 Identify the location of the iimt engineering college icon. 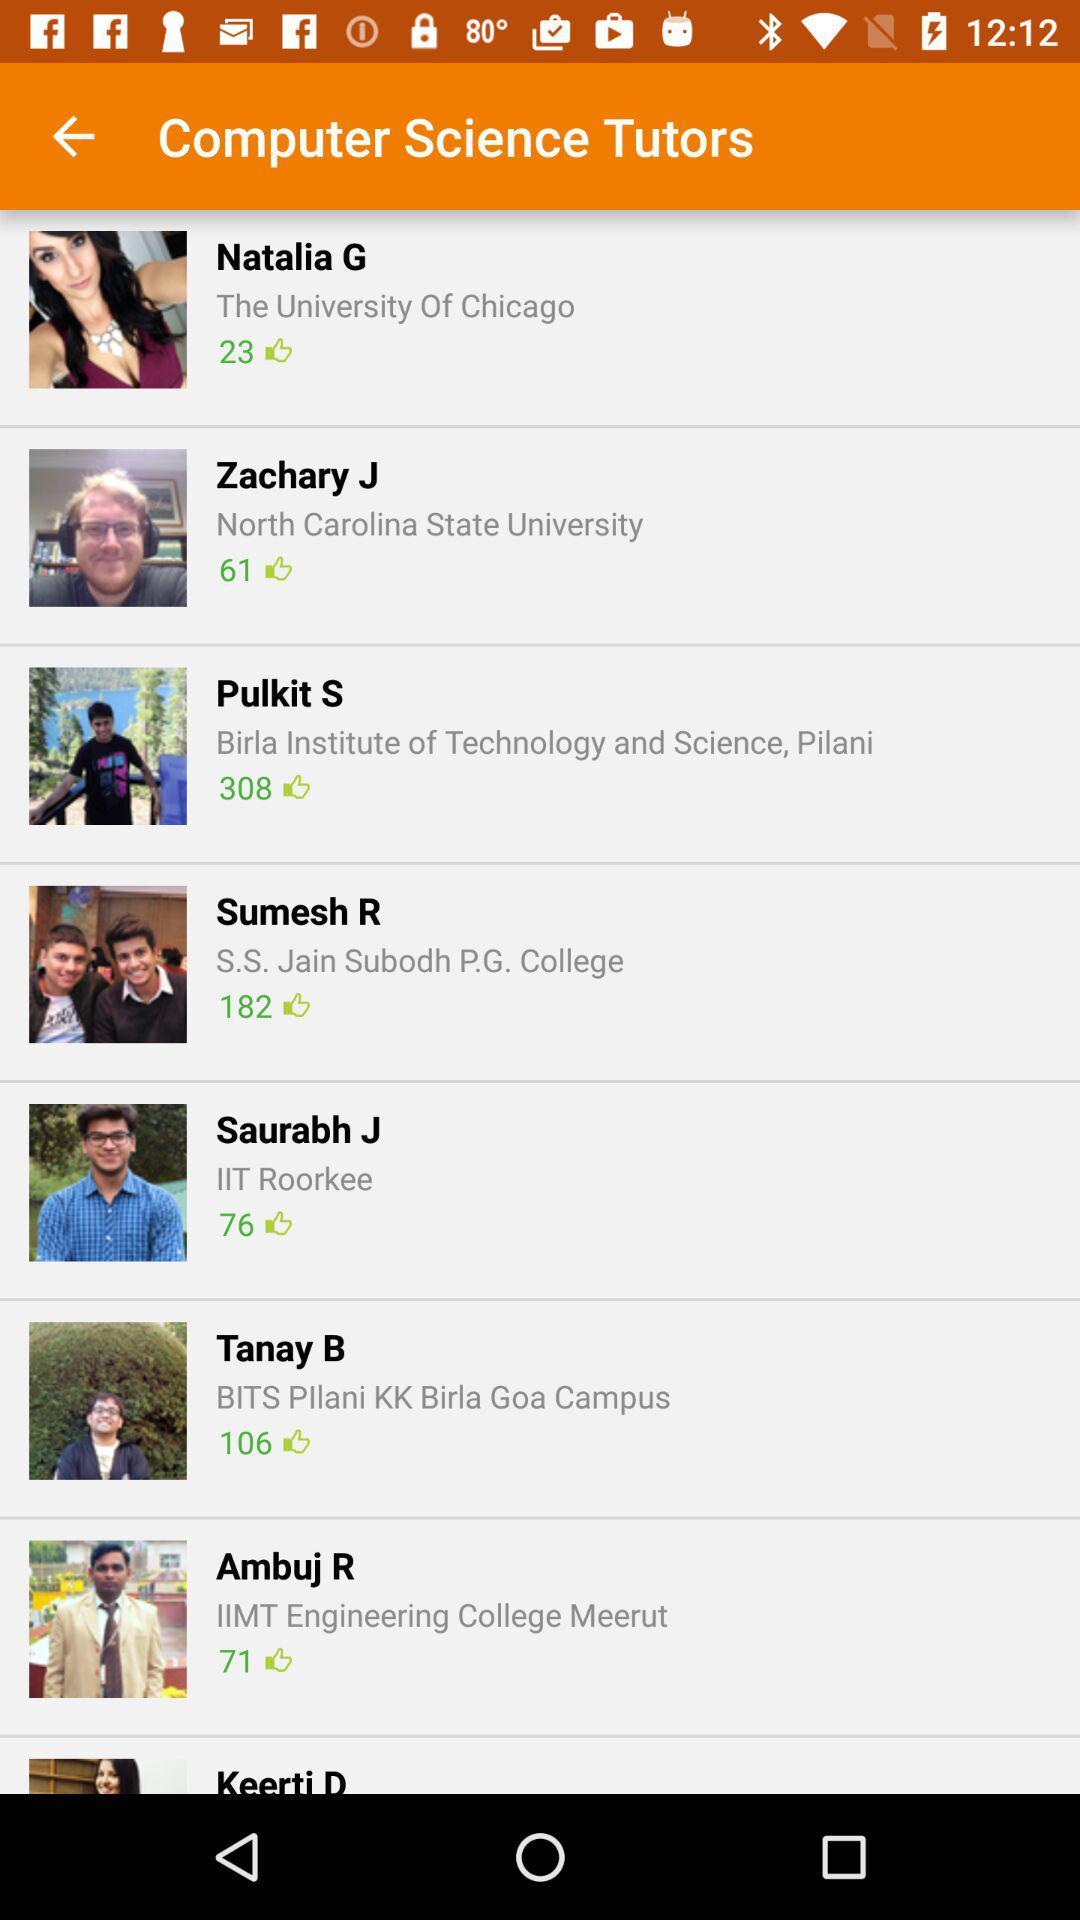
(441, 1614).